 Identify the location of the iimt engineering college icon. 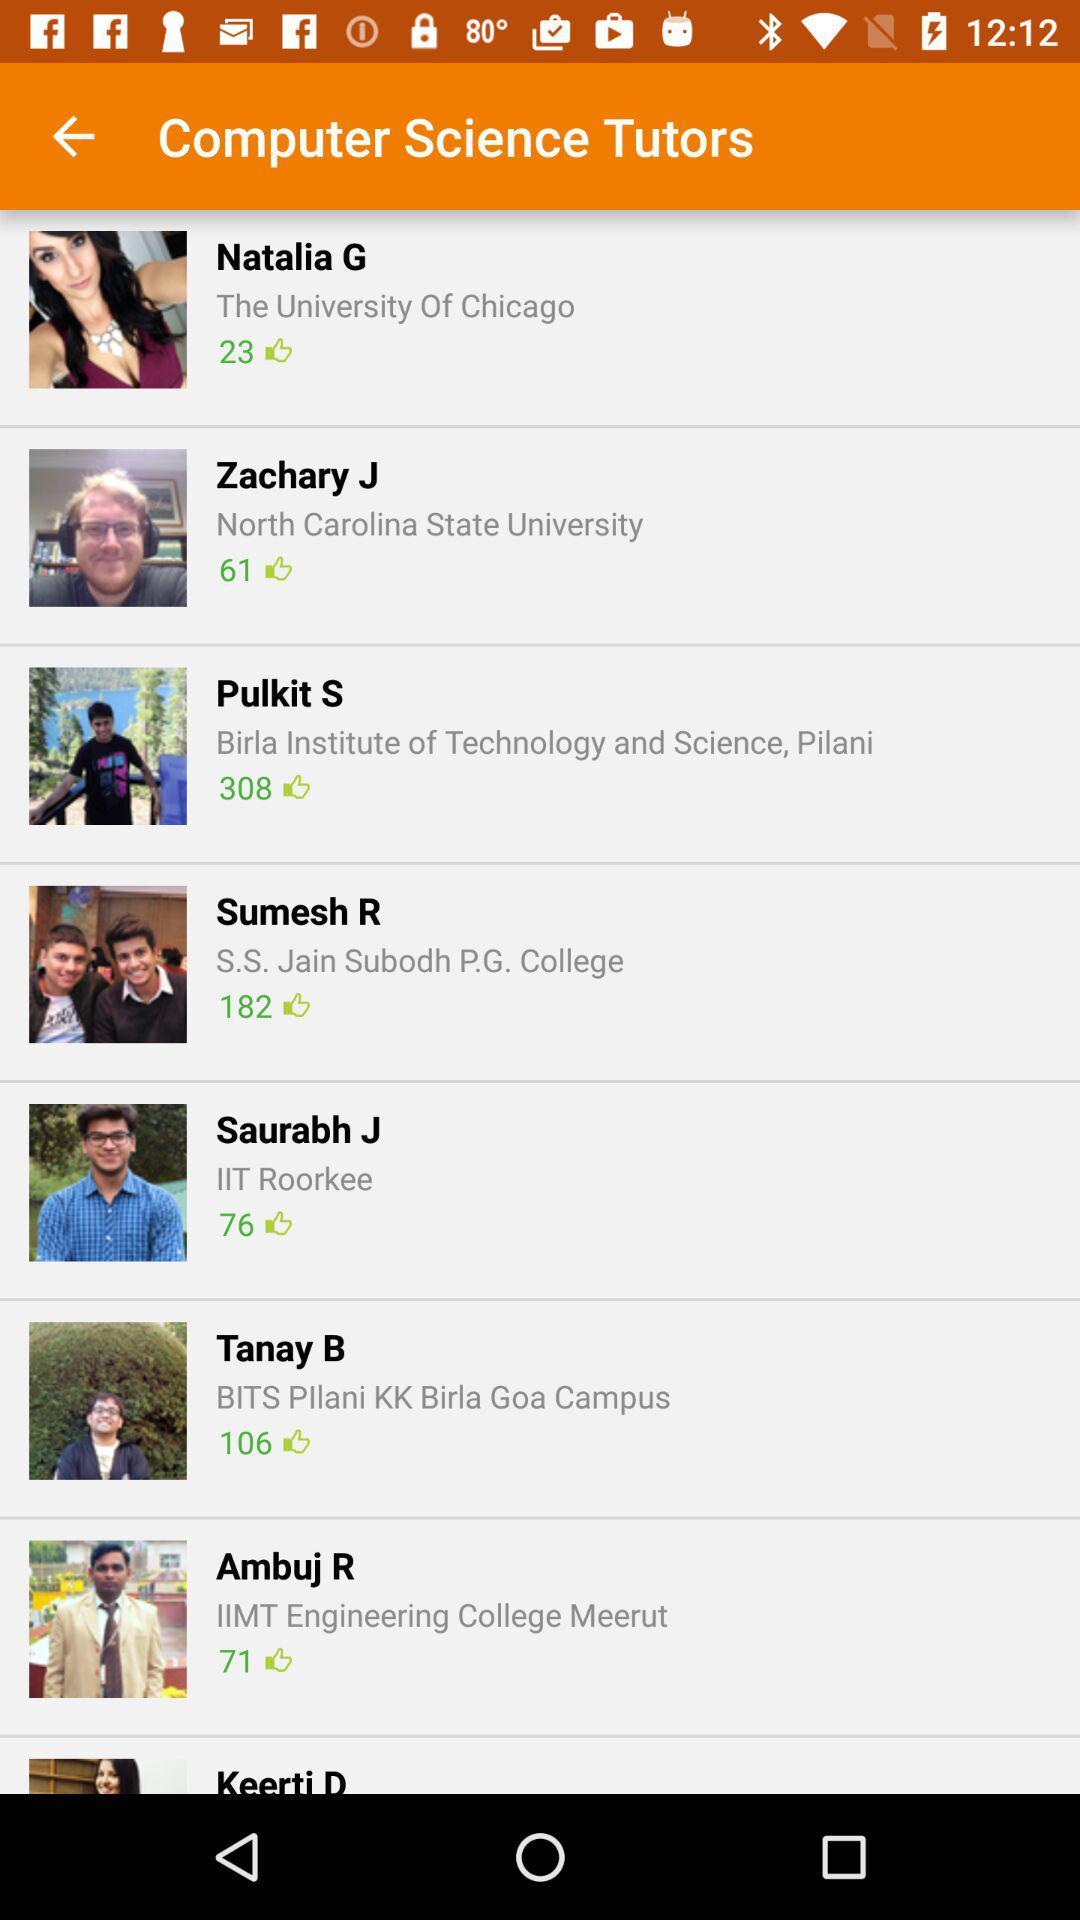
(441, 1614).